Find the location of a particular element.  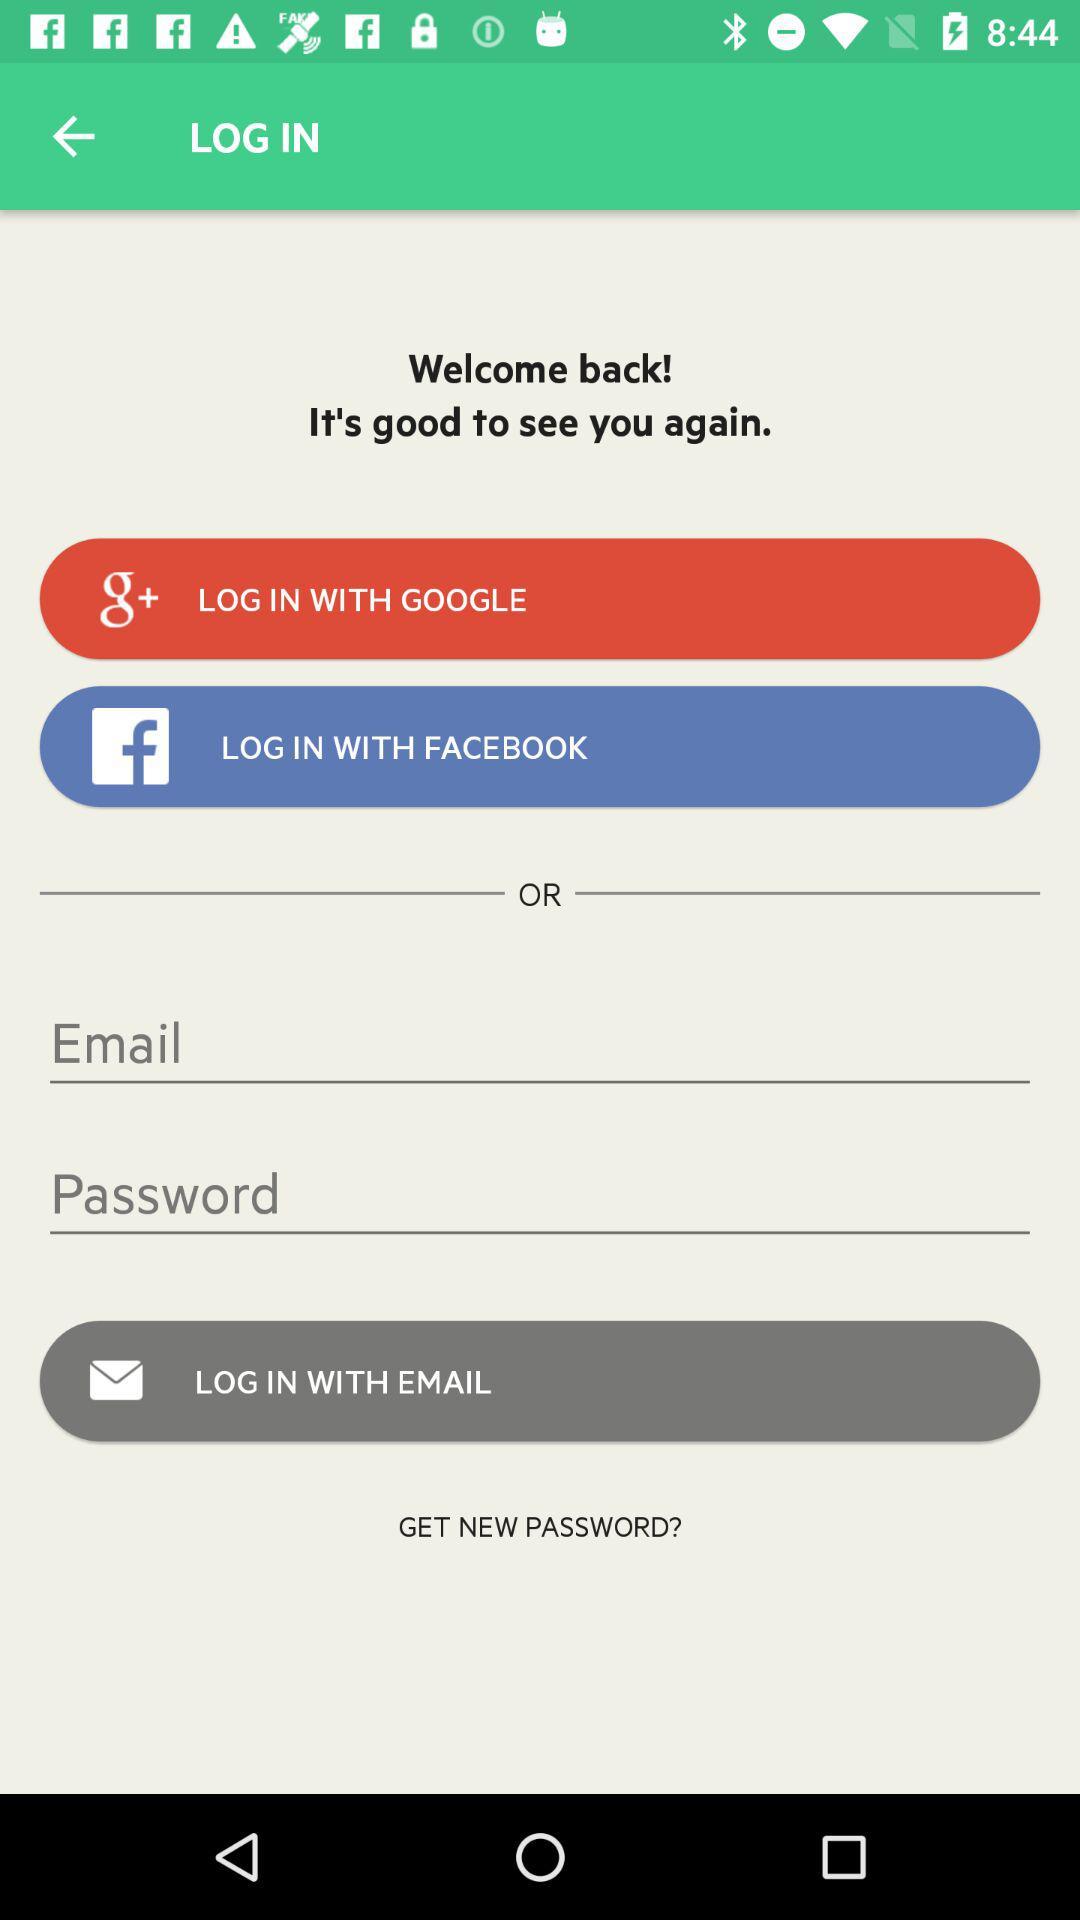

the icon below the or icon is located at coordinates (540, 1040).